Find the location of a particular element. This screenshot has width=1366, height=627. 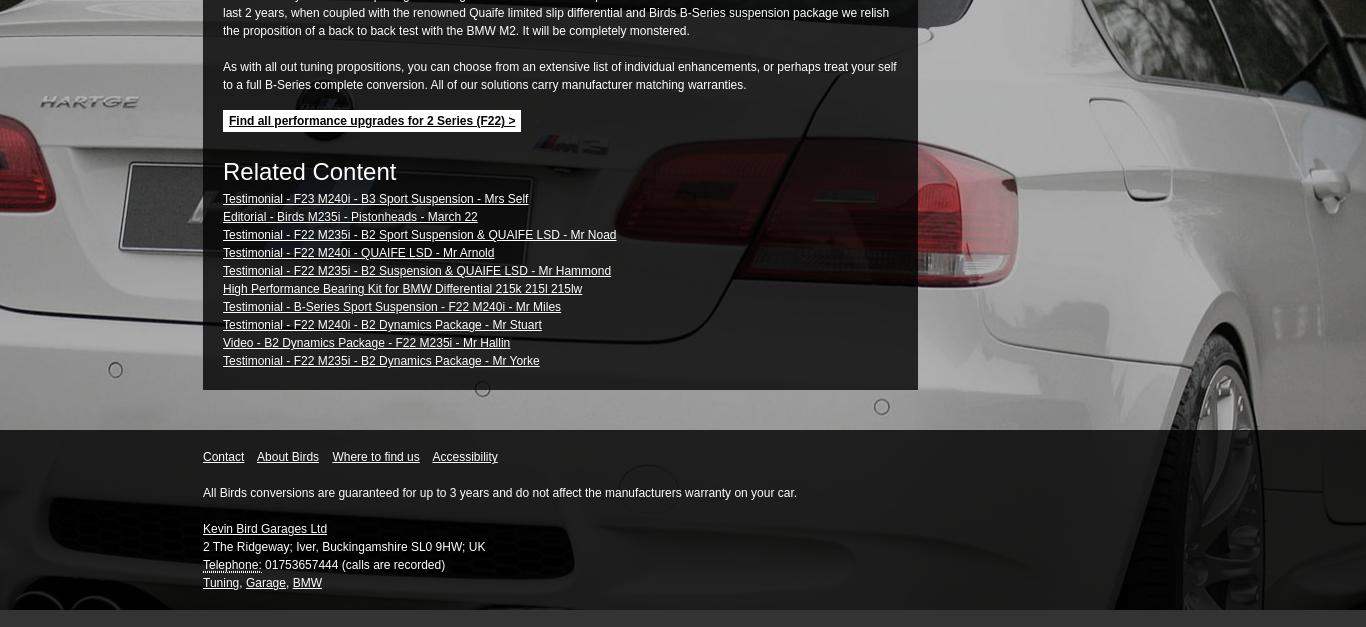

'Testimonial - F22 M240i - B2 Dynamics Package - Mr Stuart' is located at coordinates (222, 324).